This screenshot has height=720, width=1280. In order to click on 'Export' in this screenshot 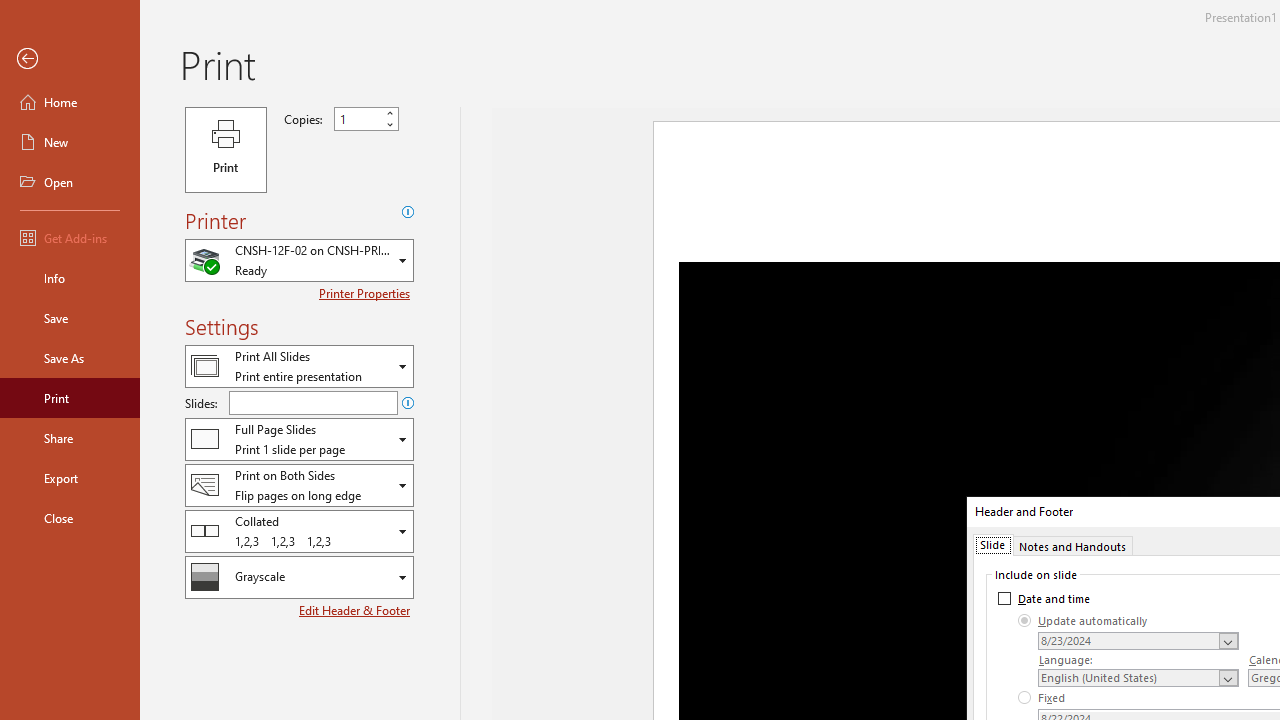, I will do `click(69, 478)`.